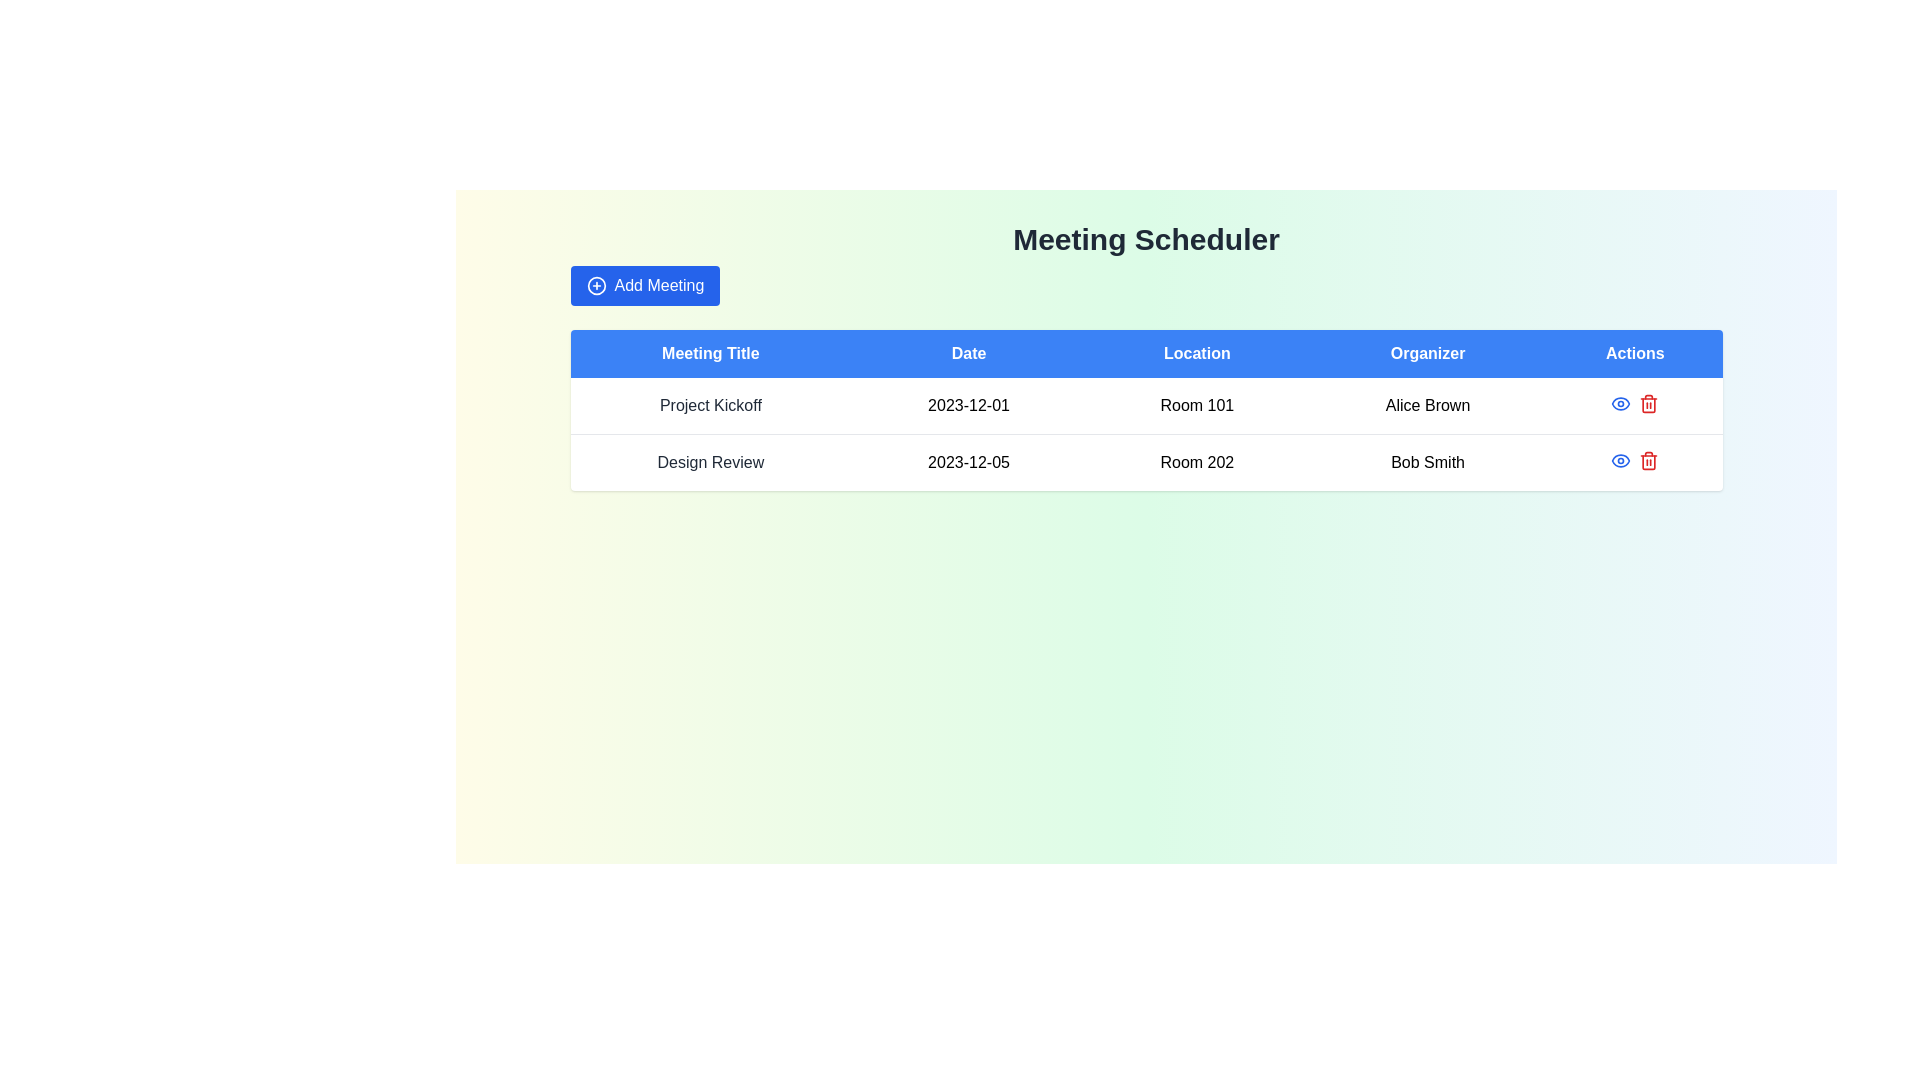 Image resolution: width=1920 pixels, height=1080 pixels. Describe the element at coordinates (710, 405) in the screenshot. I see `the Text Label displaying the title of the meeting or event in the first row under the 'Meeting Title' column of the schedule` at that location.